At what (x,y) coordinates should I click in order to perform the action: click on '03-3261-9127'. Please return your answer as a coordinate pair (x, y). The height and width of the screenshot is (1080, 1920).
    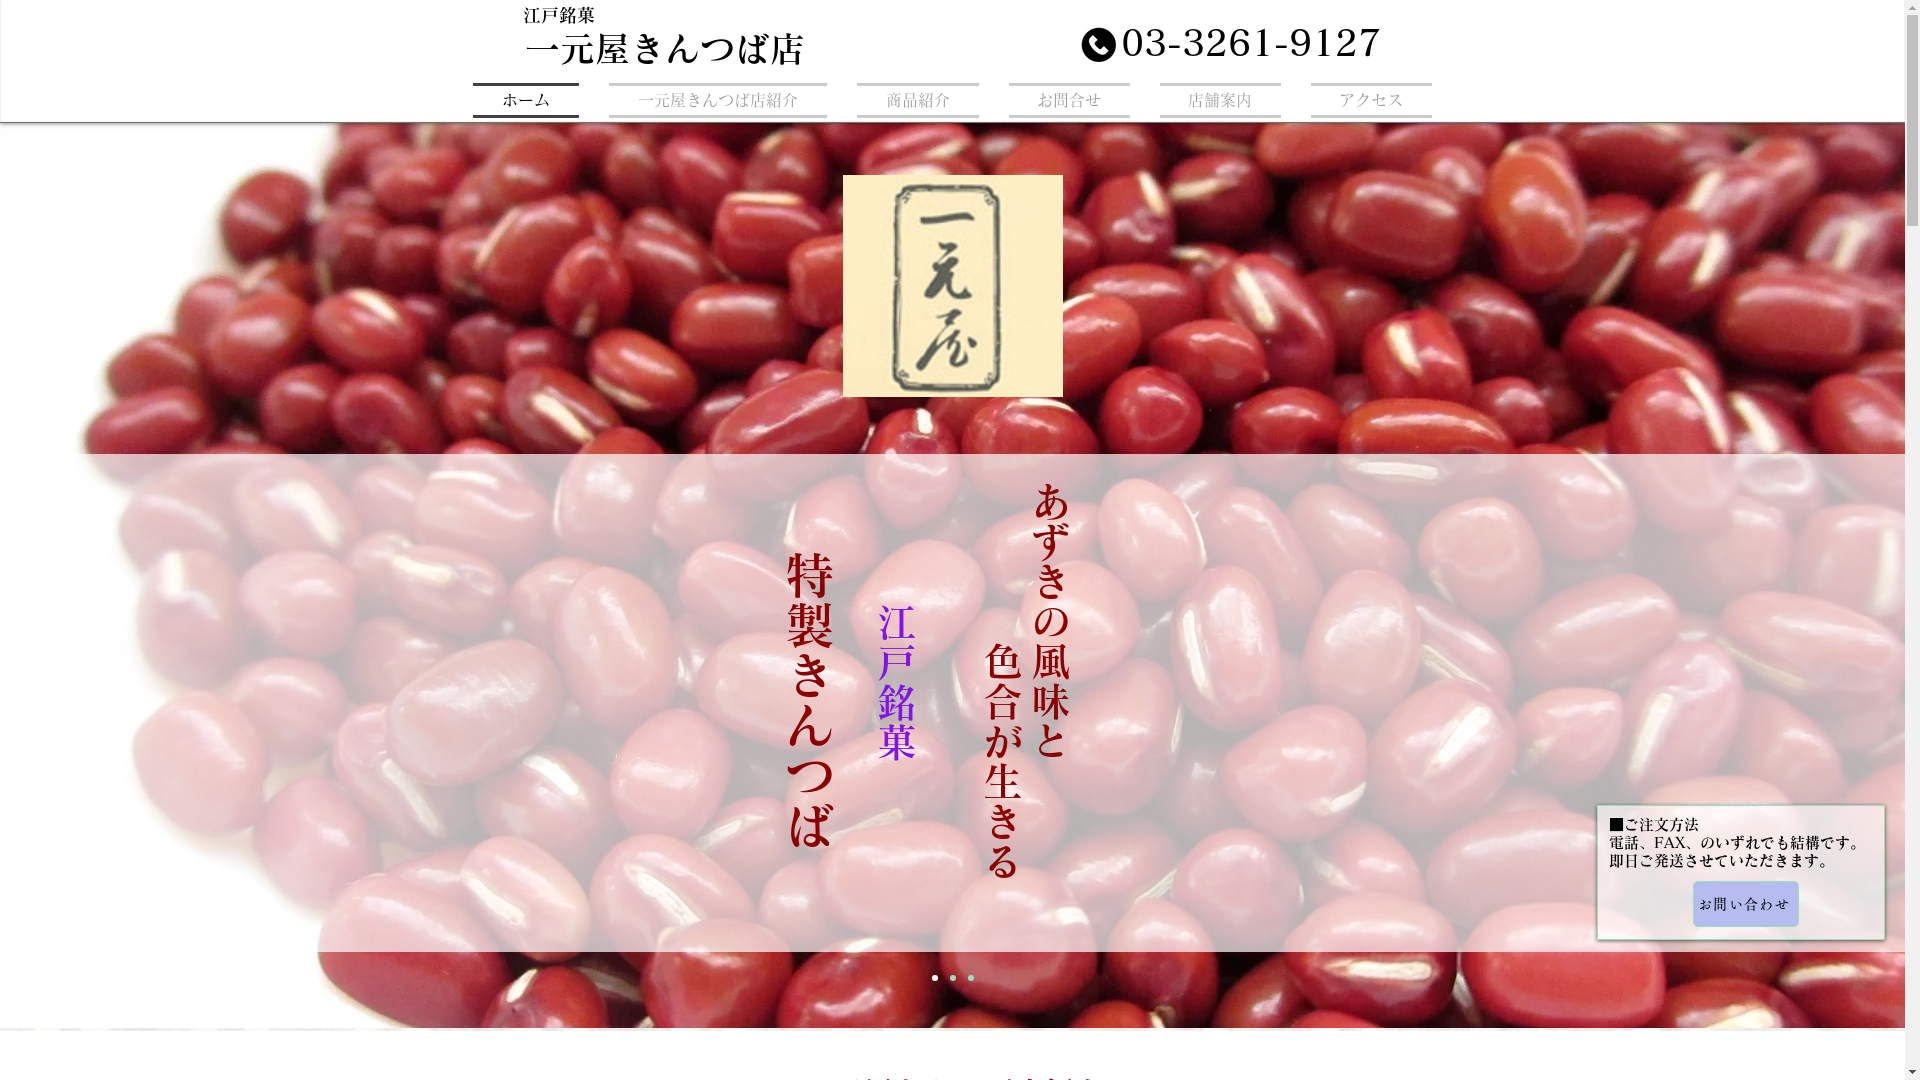
    Looking at the image, I should click on (1248, 43).